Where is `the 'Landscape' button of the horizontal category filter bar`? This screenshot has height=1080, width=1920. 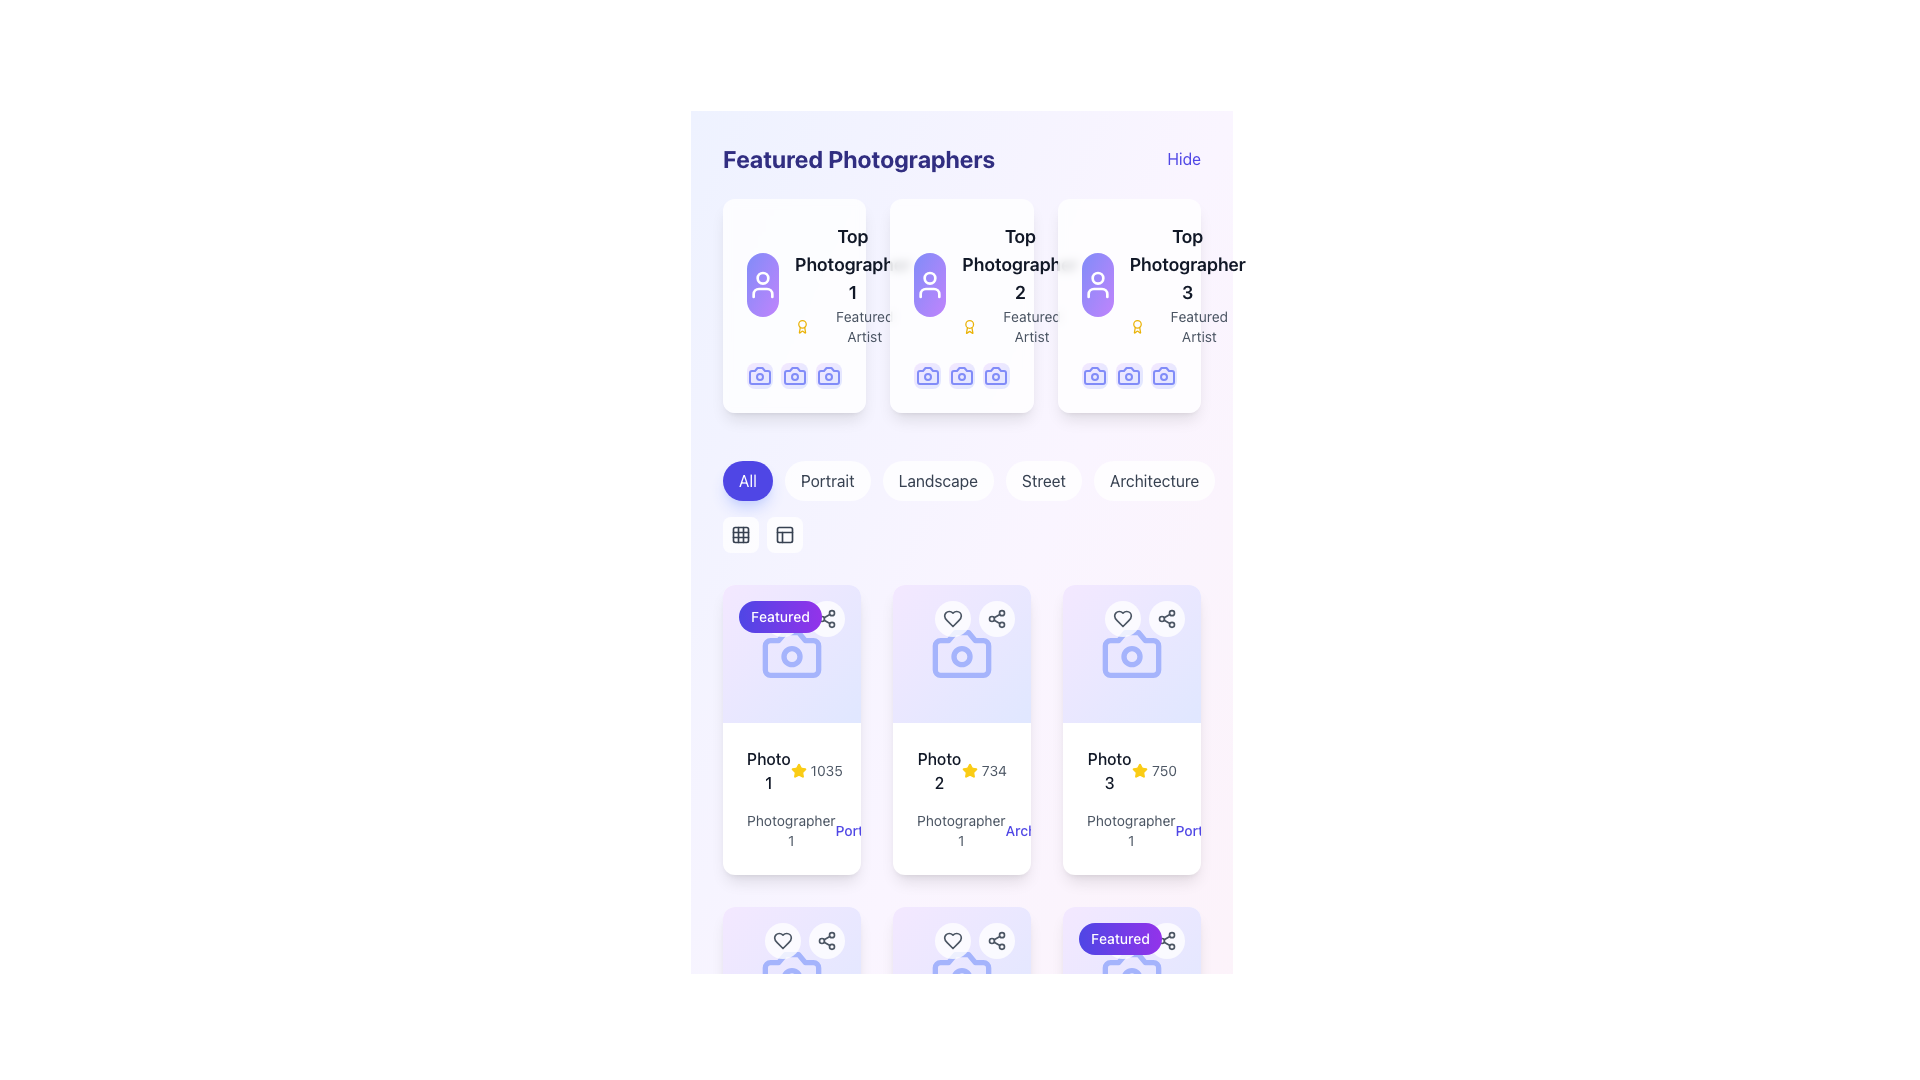 the 'Landscape' button of the horizontal category filter bar is located at coordinates (969, 481).